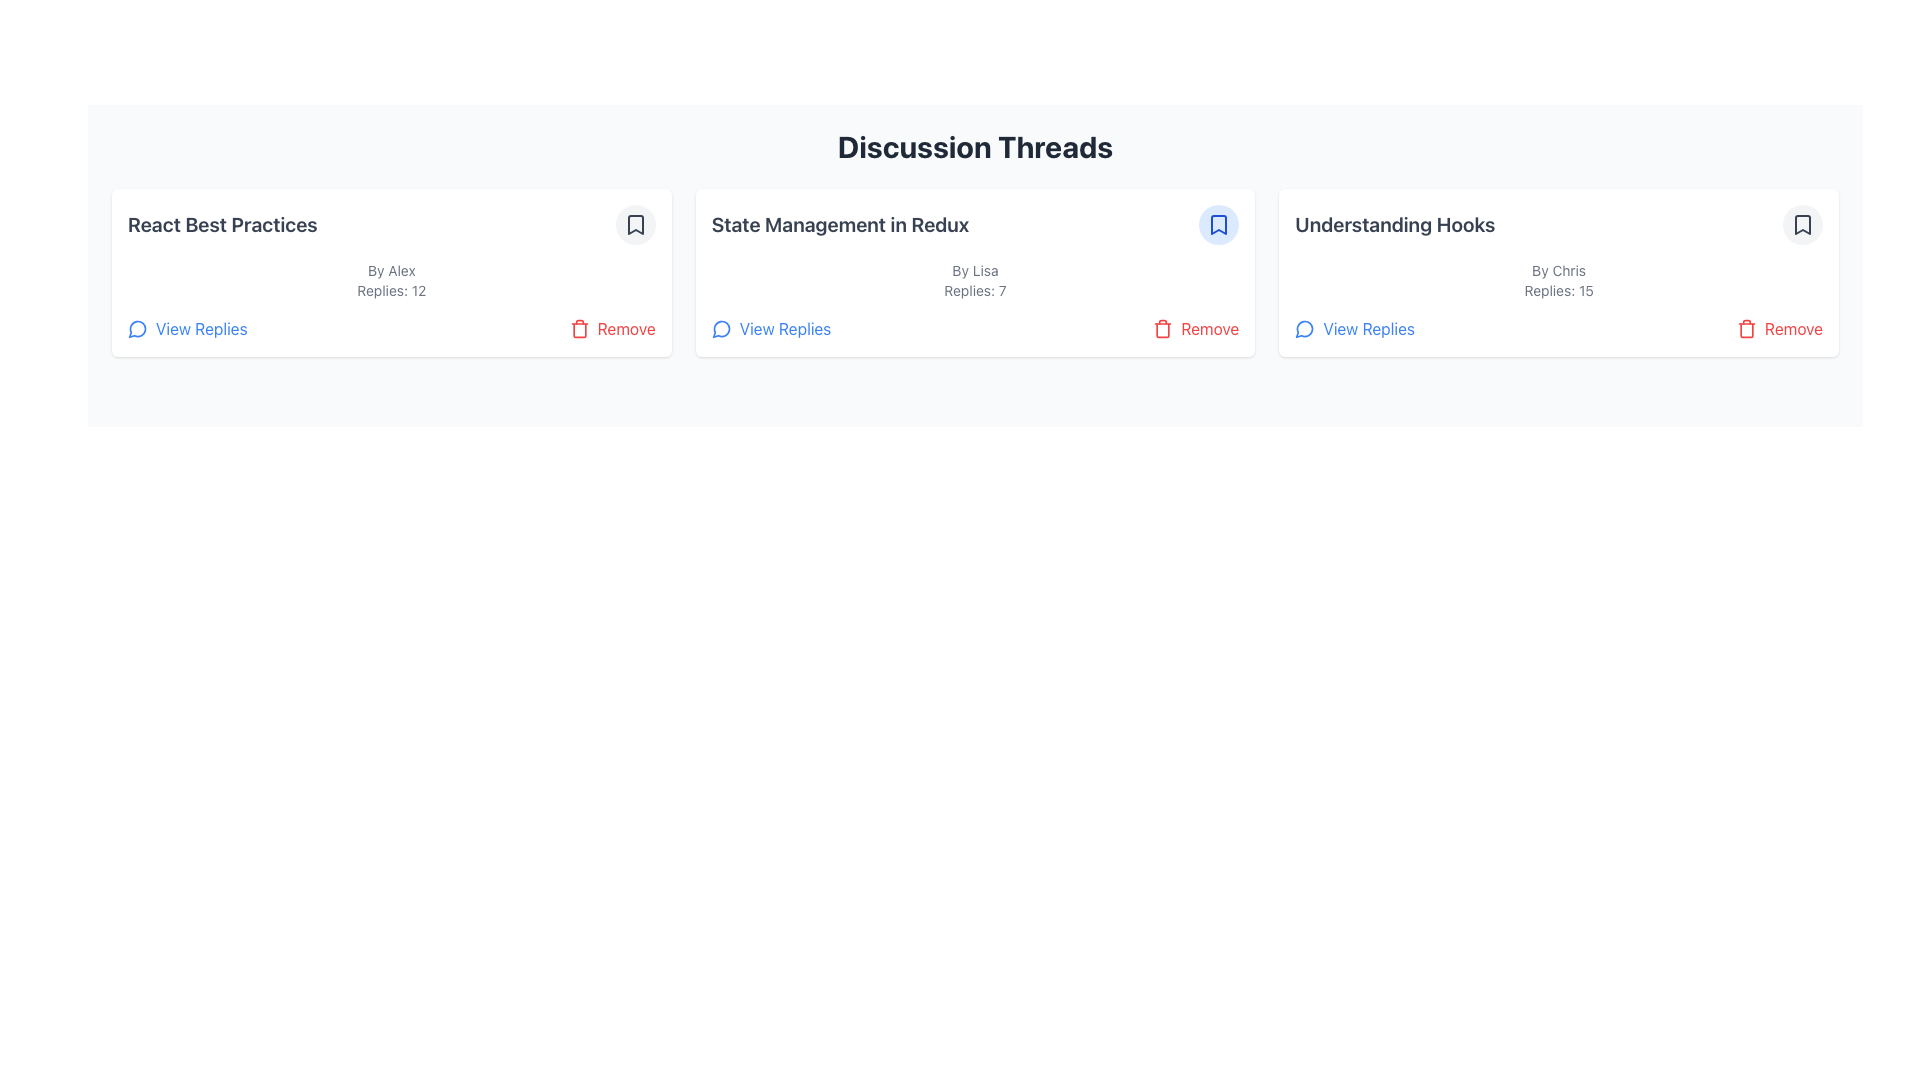 This screenshot has height=1080, width=1920. I want to click on the red trash bin icon located within the 'Remove' button area associated with the 'Understanding Hooks' discussion card, so click(1746, 327).